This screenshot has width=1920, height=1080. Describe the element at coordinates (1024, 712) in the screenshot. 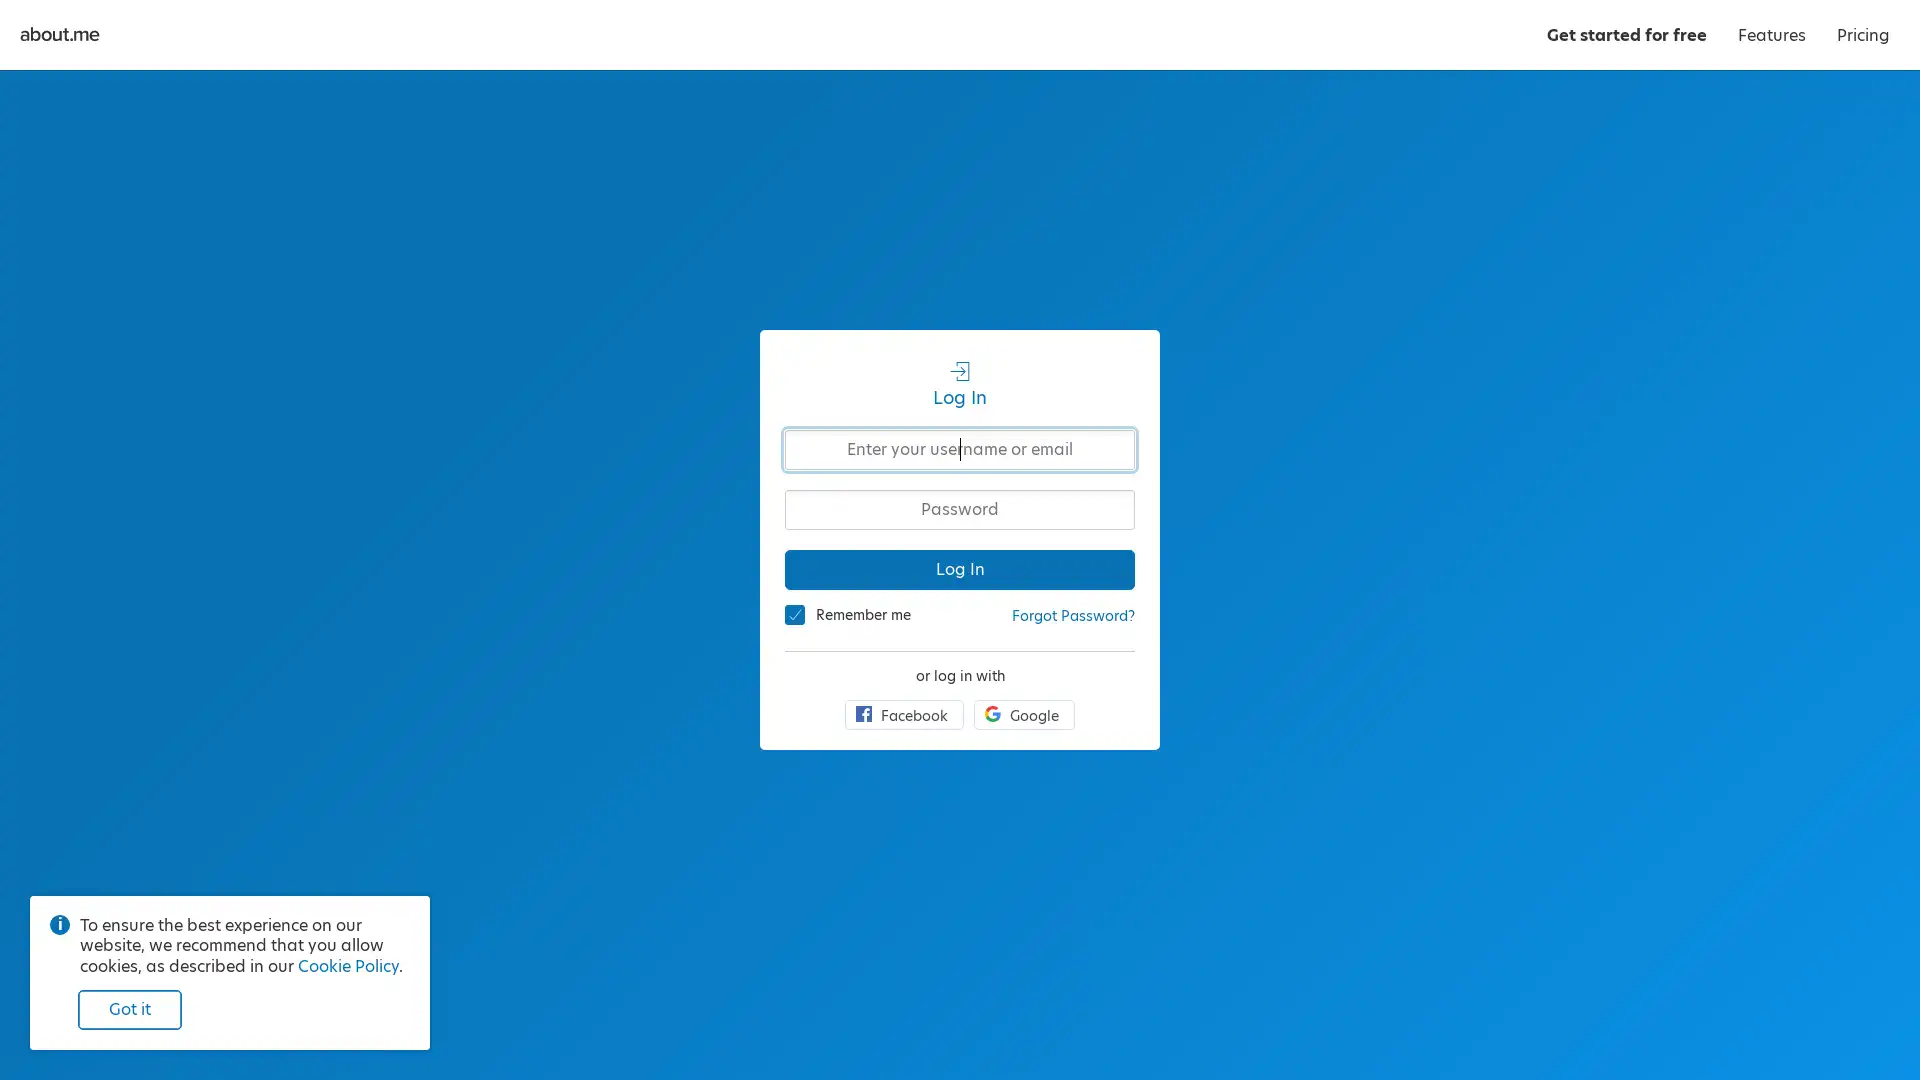

I see `Google` at that location.